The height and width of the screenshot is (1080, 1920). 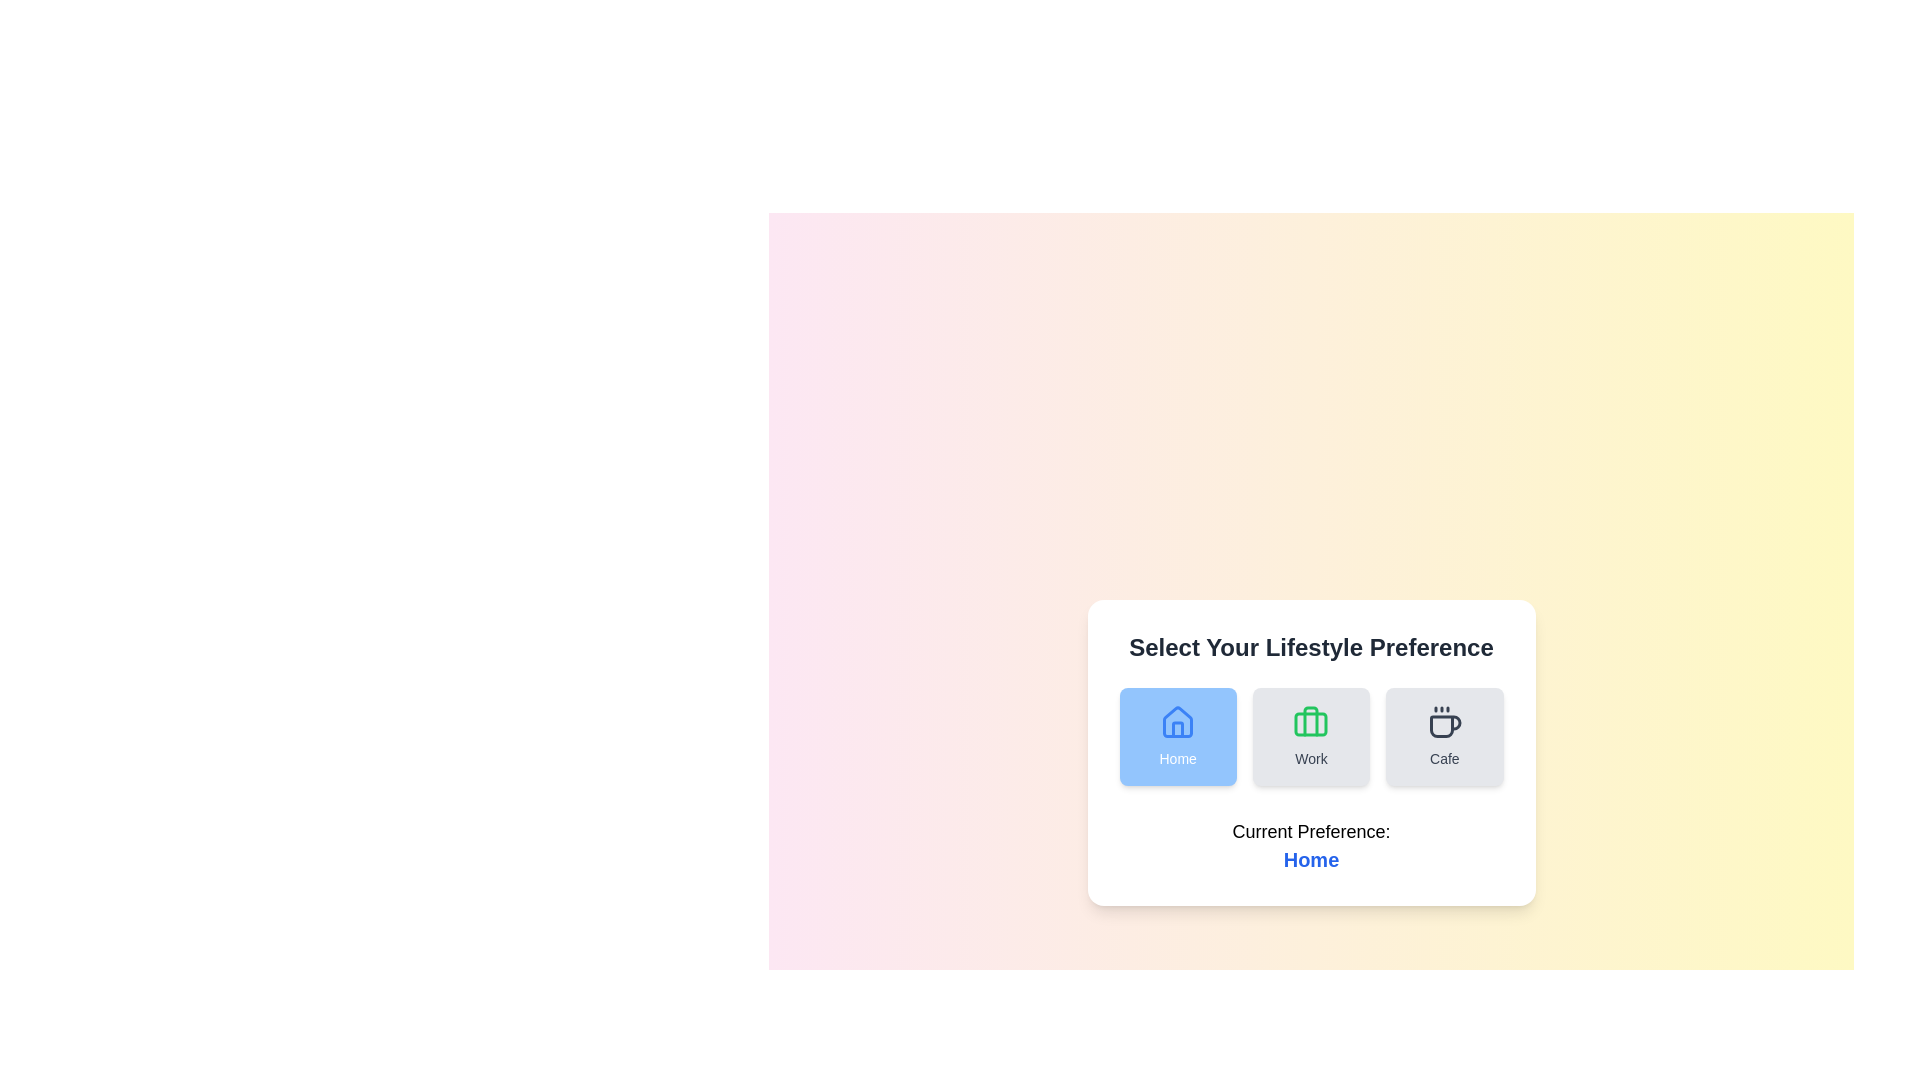 What do you see at coordinates (1178, 729) in the screenshot?
I see `the door element within the house-shaped icon, which is styled in blue and is the central feature of the icon among the options labeled 'Home,' 'Work,' and 'Cafe.'` at bounding box center [1178, 729].